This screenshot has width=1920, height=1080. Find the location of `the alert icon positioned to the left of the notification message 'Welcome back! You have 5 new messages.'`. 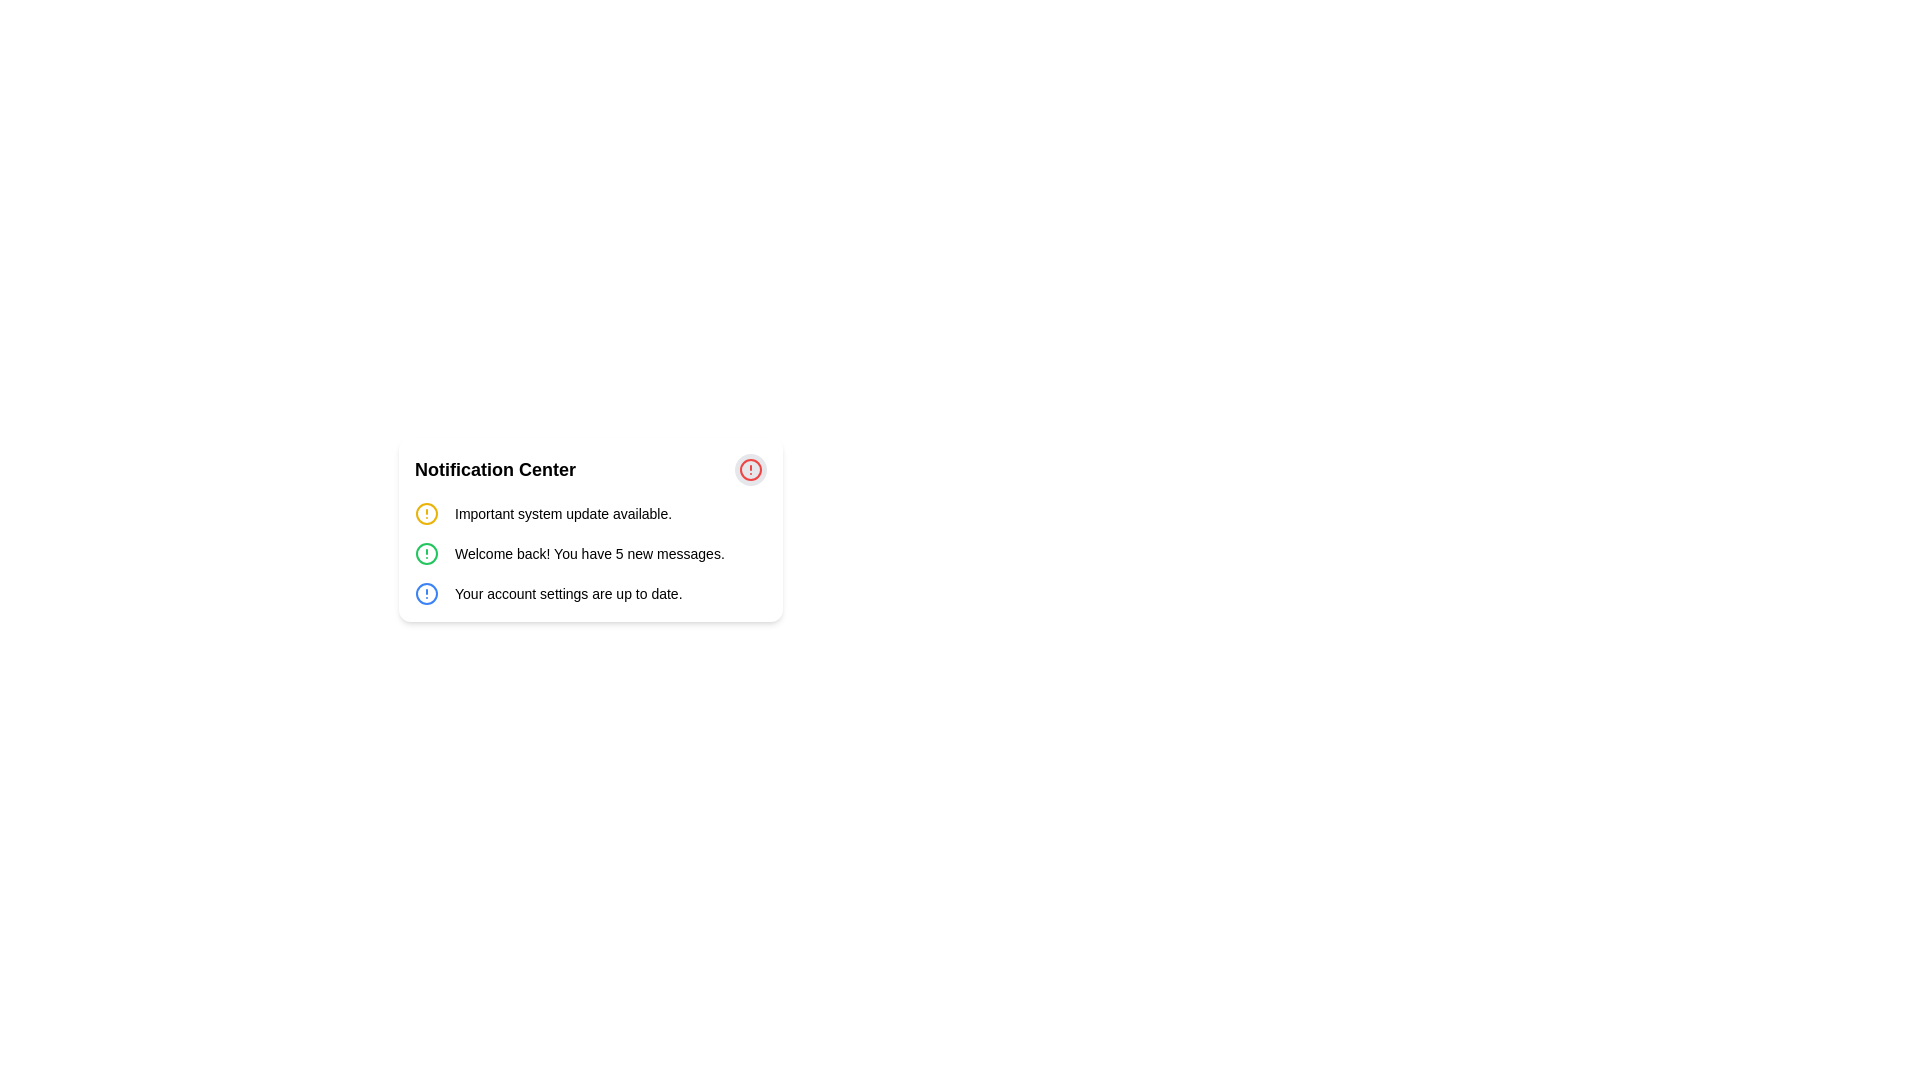

the alert icon positioned to the left of the notification message 'Welcome back! You have 5 new messages.' is located at coordinates (426, 554).